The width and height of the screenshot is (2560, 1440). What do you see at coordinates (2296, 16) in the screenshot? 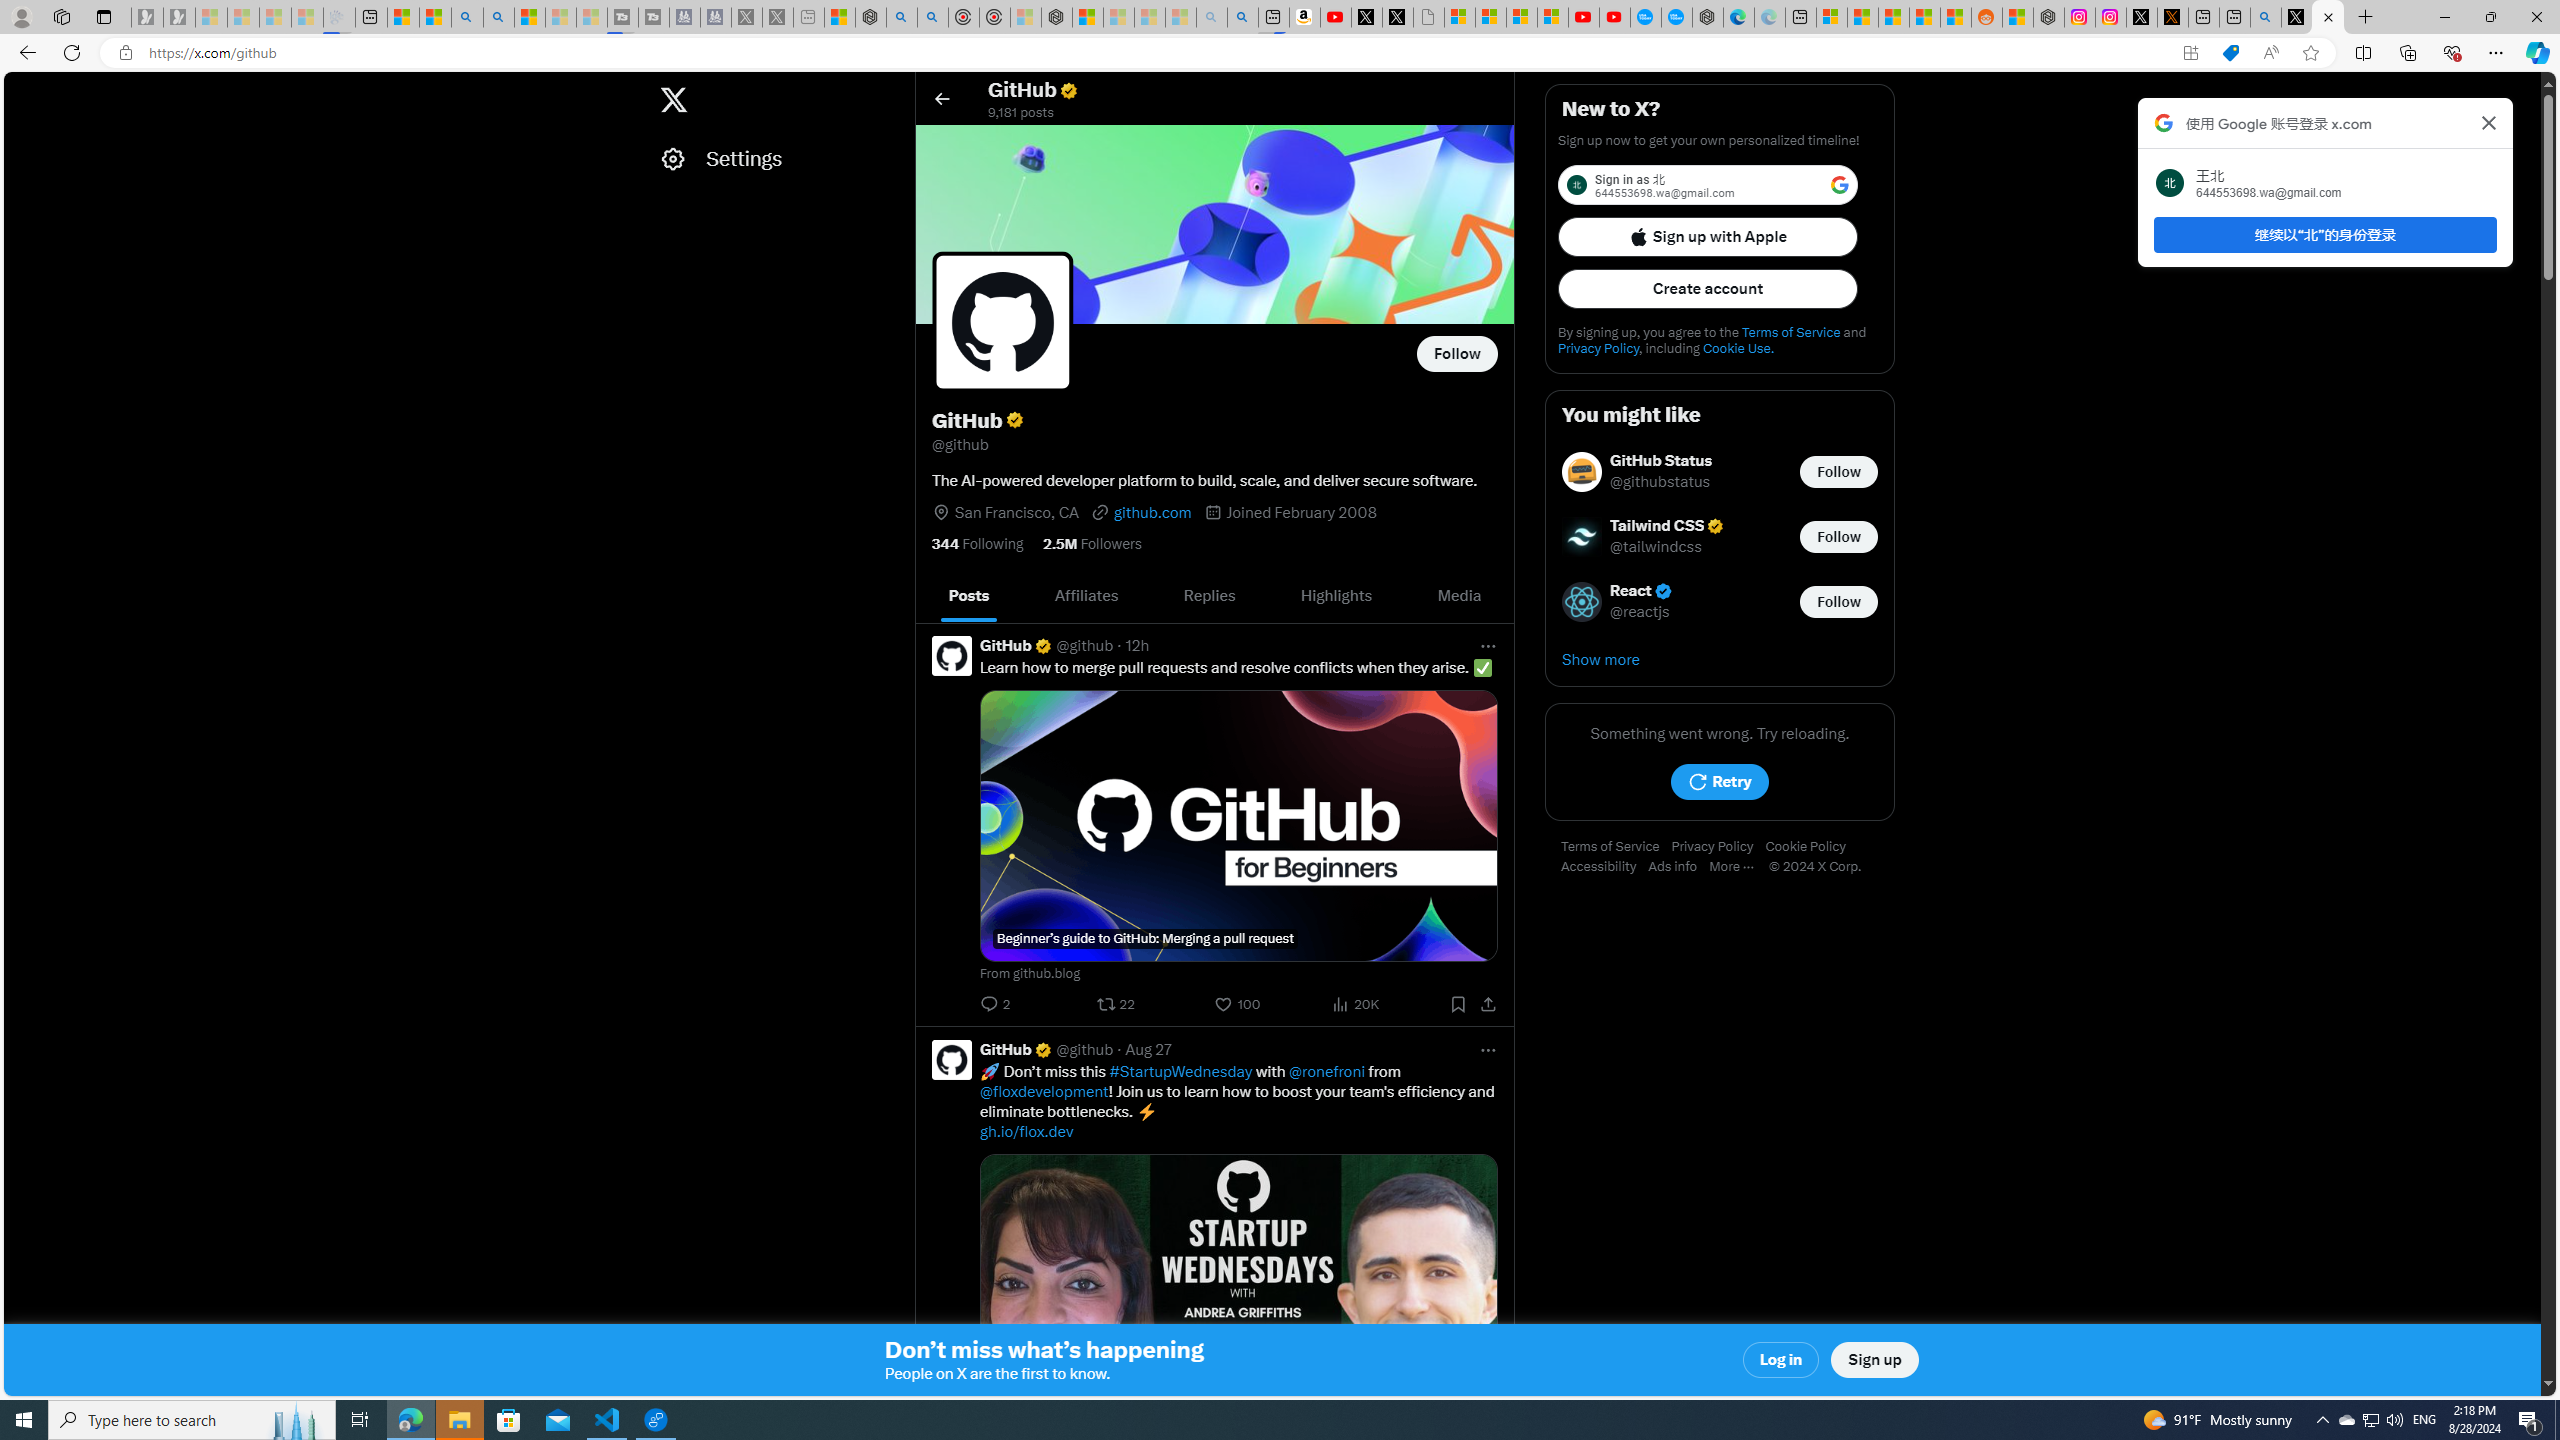
I see `'Profile / X'` at bounding box center [2296, 16].